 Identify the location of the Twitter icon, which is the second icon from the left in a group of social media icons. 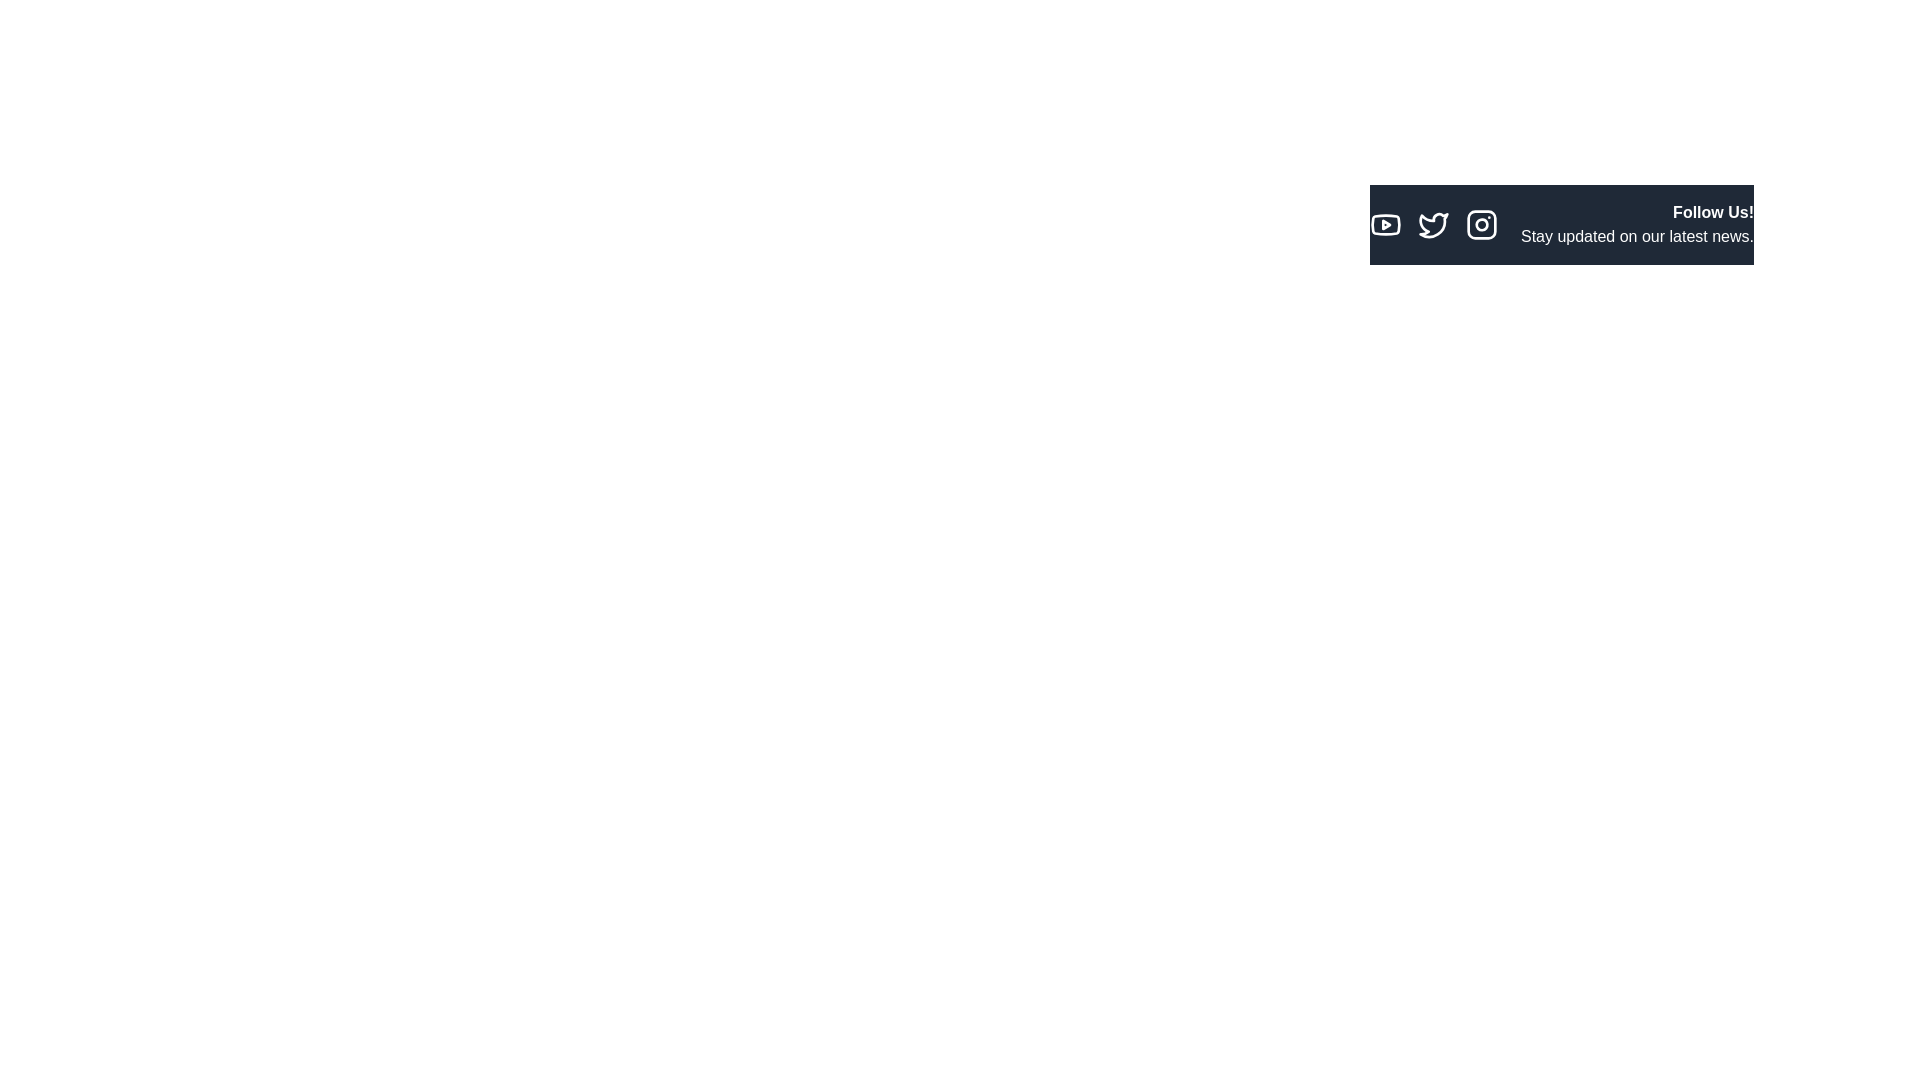
(1433, 224).